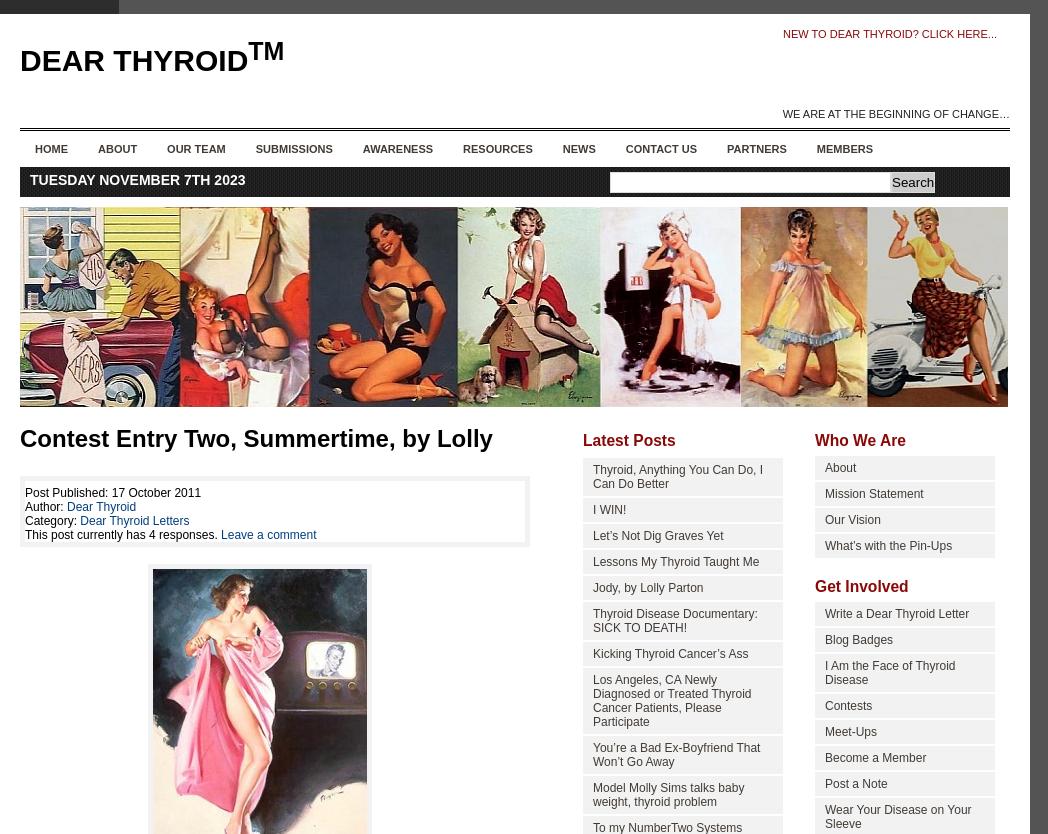 The height and width of the screenshot is (834, 1048). What do you see at coordinates (254, 149) in the screenshot?
I see `'Submissions'` at bounding box center [254, 149].